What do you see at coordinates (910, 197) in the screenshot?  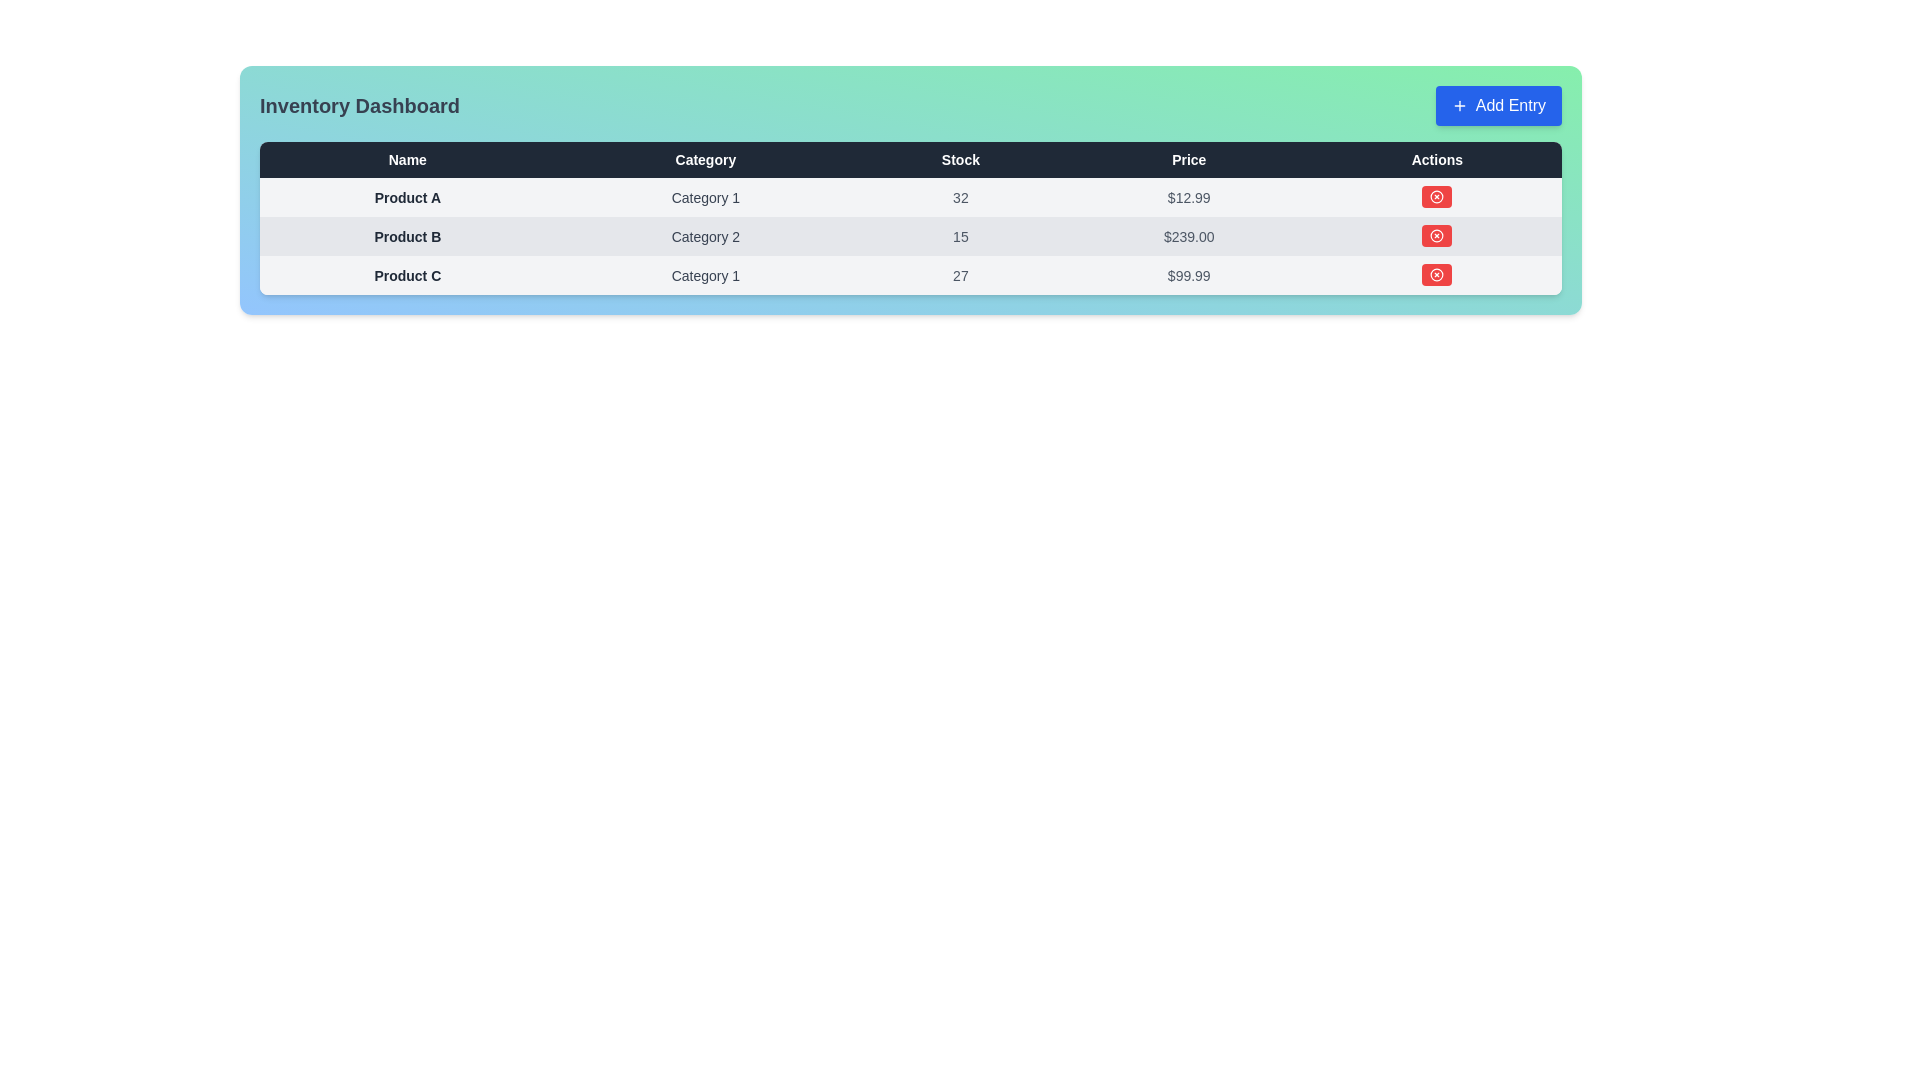 I see `the first row in the Inventory Dashboard table displaying data for 'Product A', which includes its category 'Category 1', stock amount '32', and price '$12.99'` at bounding box center [910, 197].